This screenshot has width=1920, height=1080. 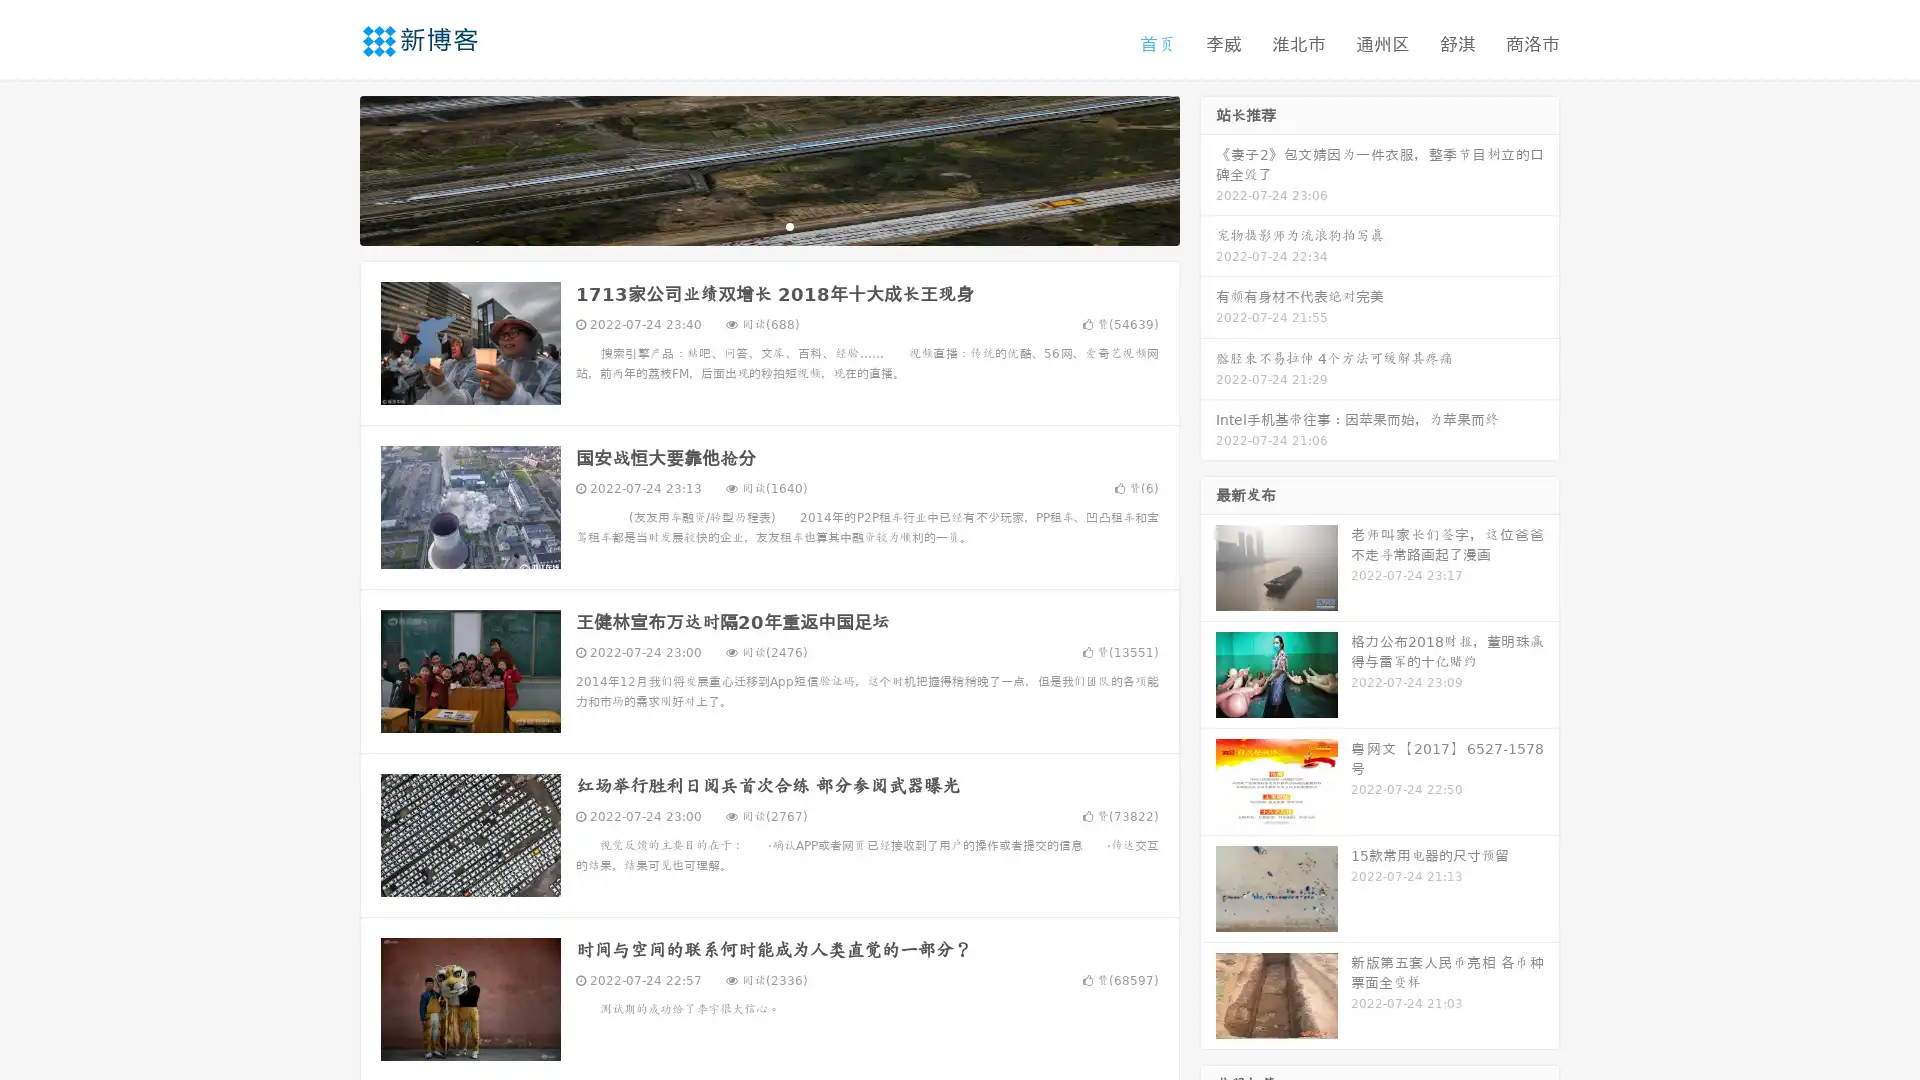 I want to click on Go to slide 1, so click(x=748, y=225).